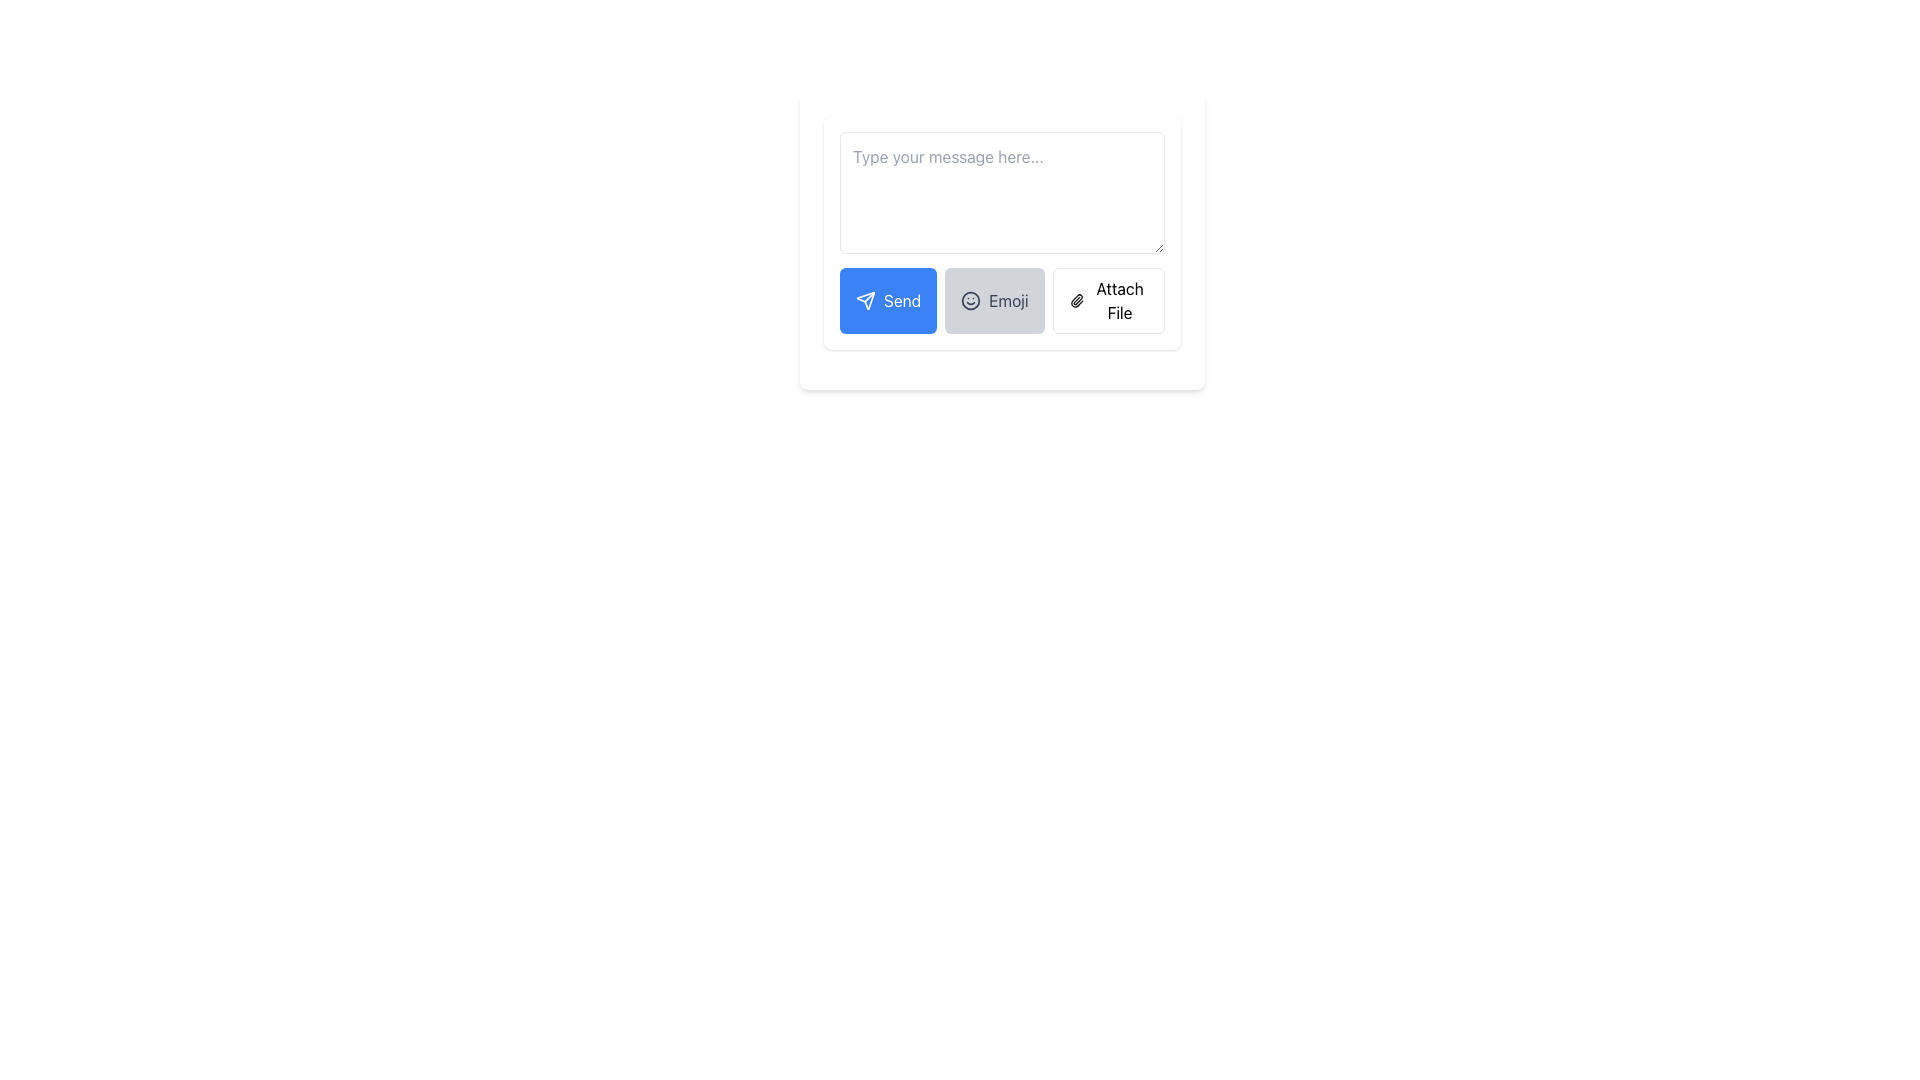  I want to click on the paperclip icon within the 'Attach File' button to initiate file attachment, so click(1075, 300).